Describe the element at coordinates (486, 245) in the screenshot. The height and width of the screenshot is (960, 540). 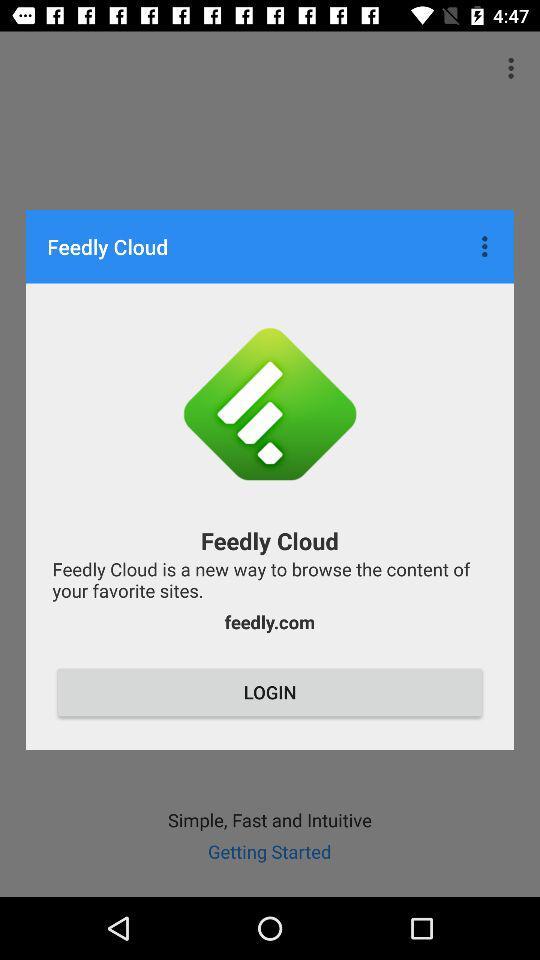
I see `app next to the feedly cloud item` at that location.